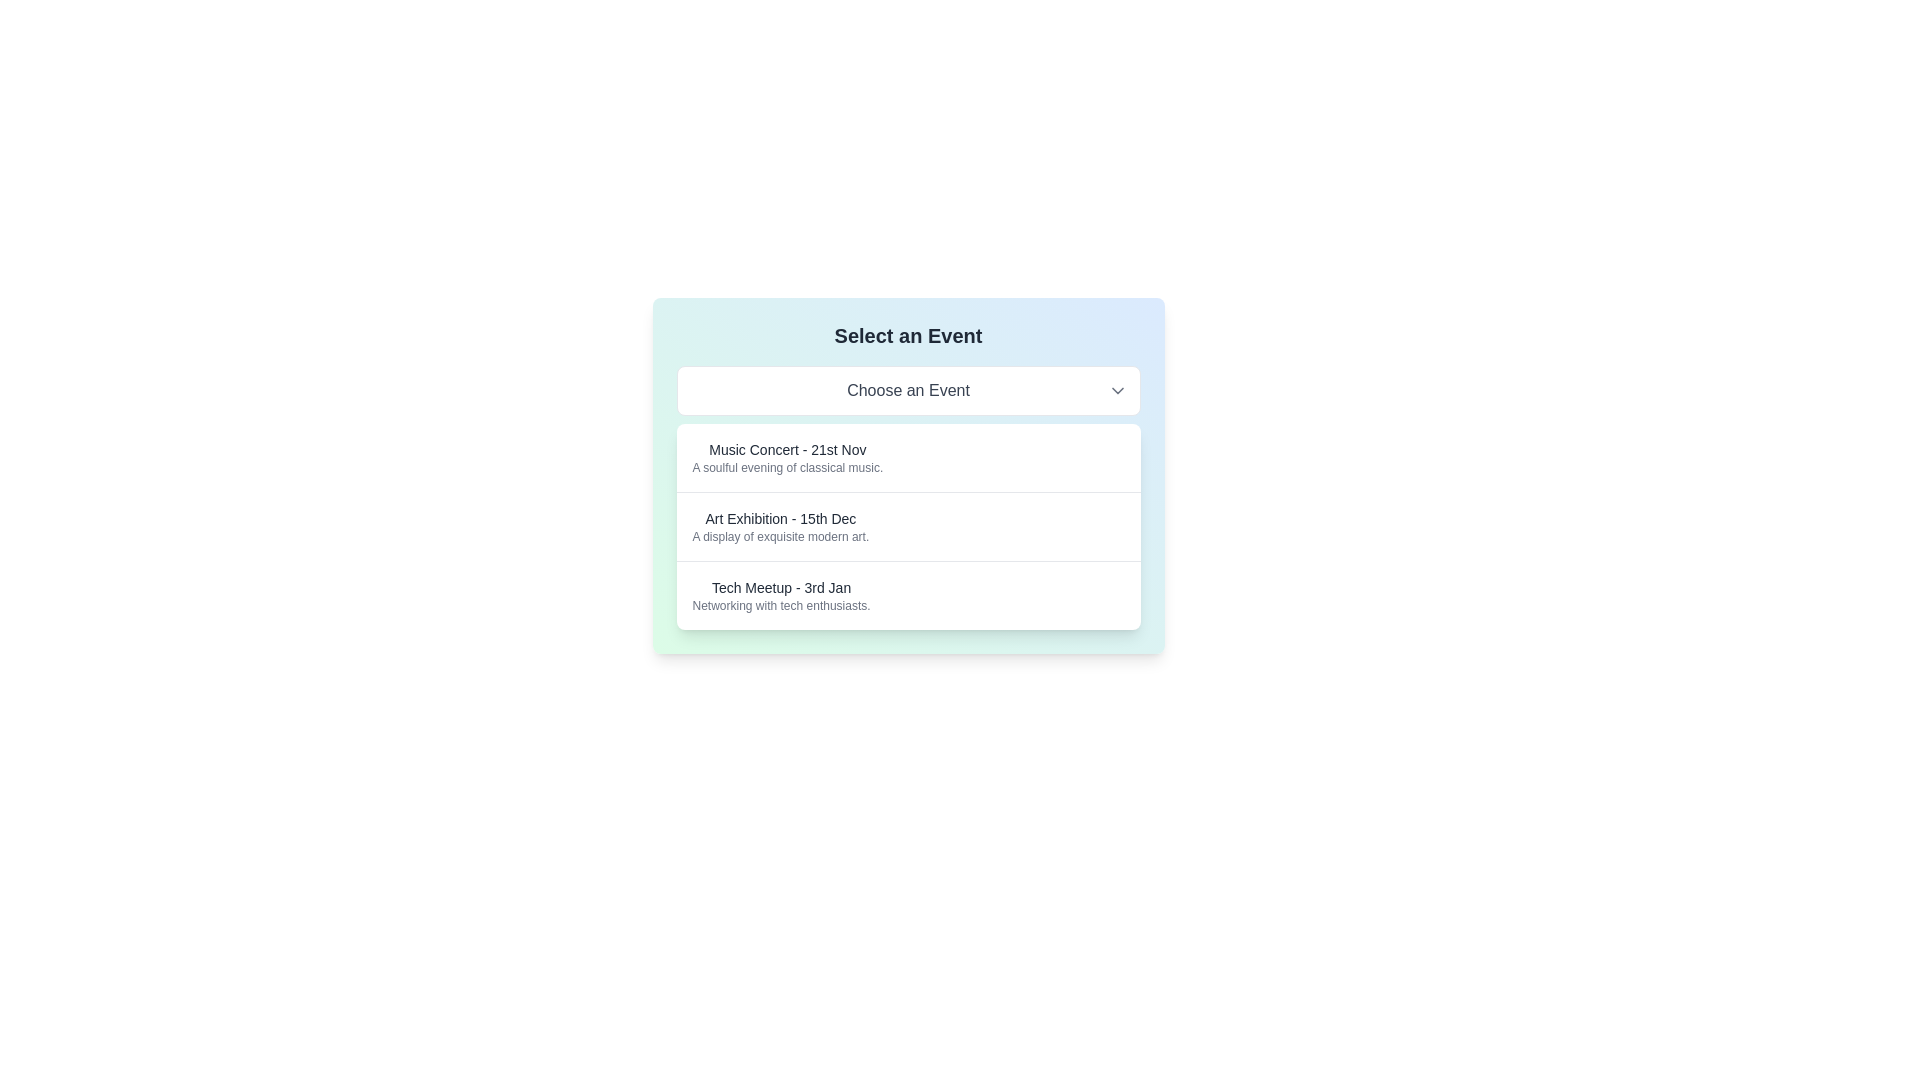  What do you see at coordinates (907, 458) in the screenshot?
I see `the interactive list item for selecting the 'Music Concert - 21st Nov' event by moving the cursor to its center point` at bounding box center [907, 458].